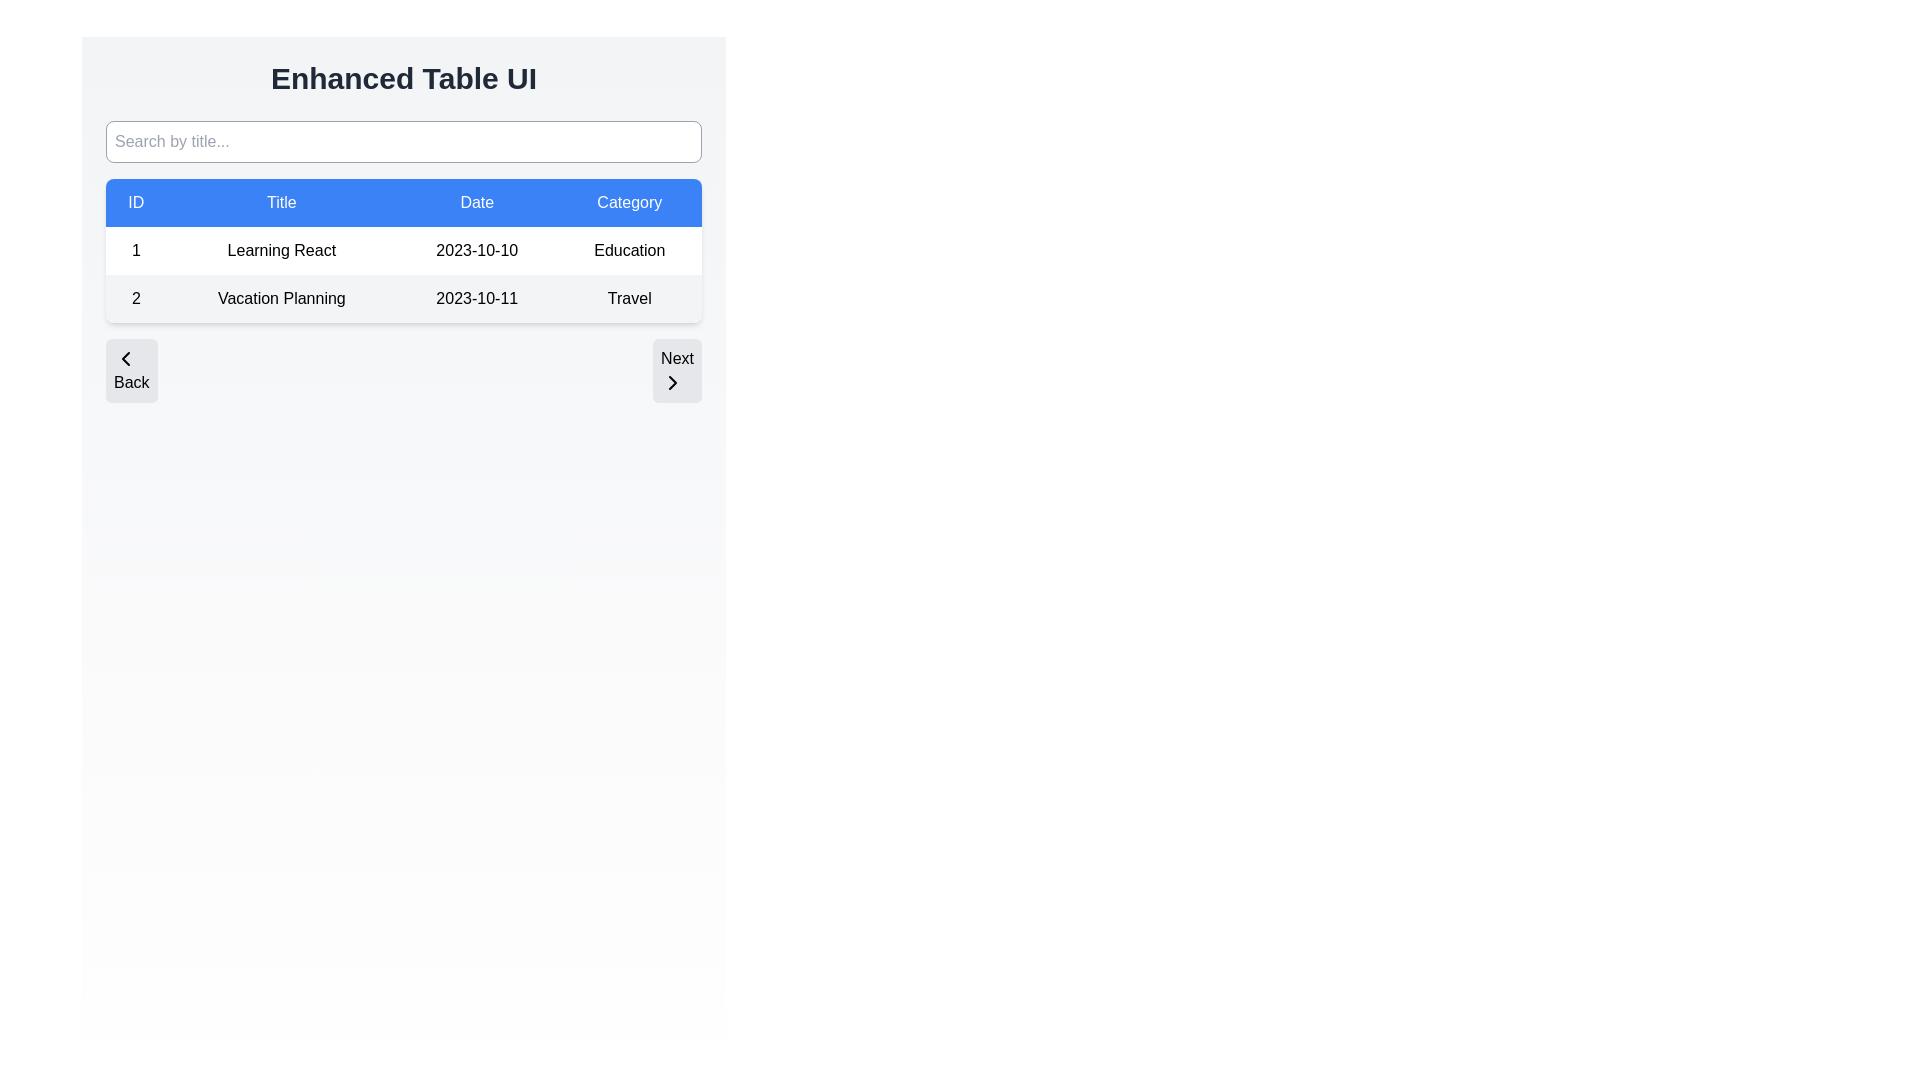 The width and height of the screenshot is (1920, 1080). What do you see at coordinates (402, 299) in the screenshot?
I see `the row` at bounding box center [402, 299].